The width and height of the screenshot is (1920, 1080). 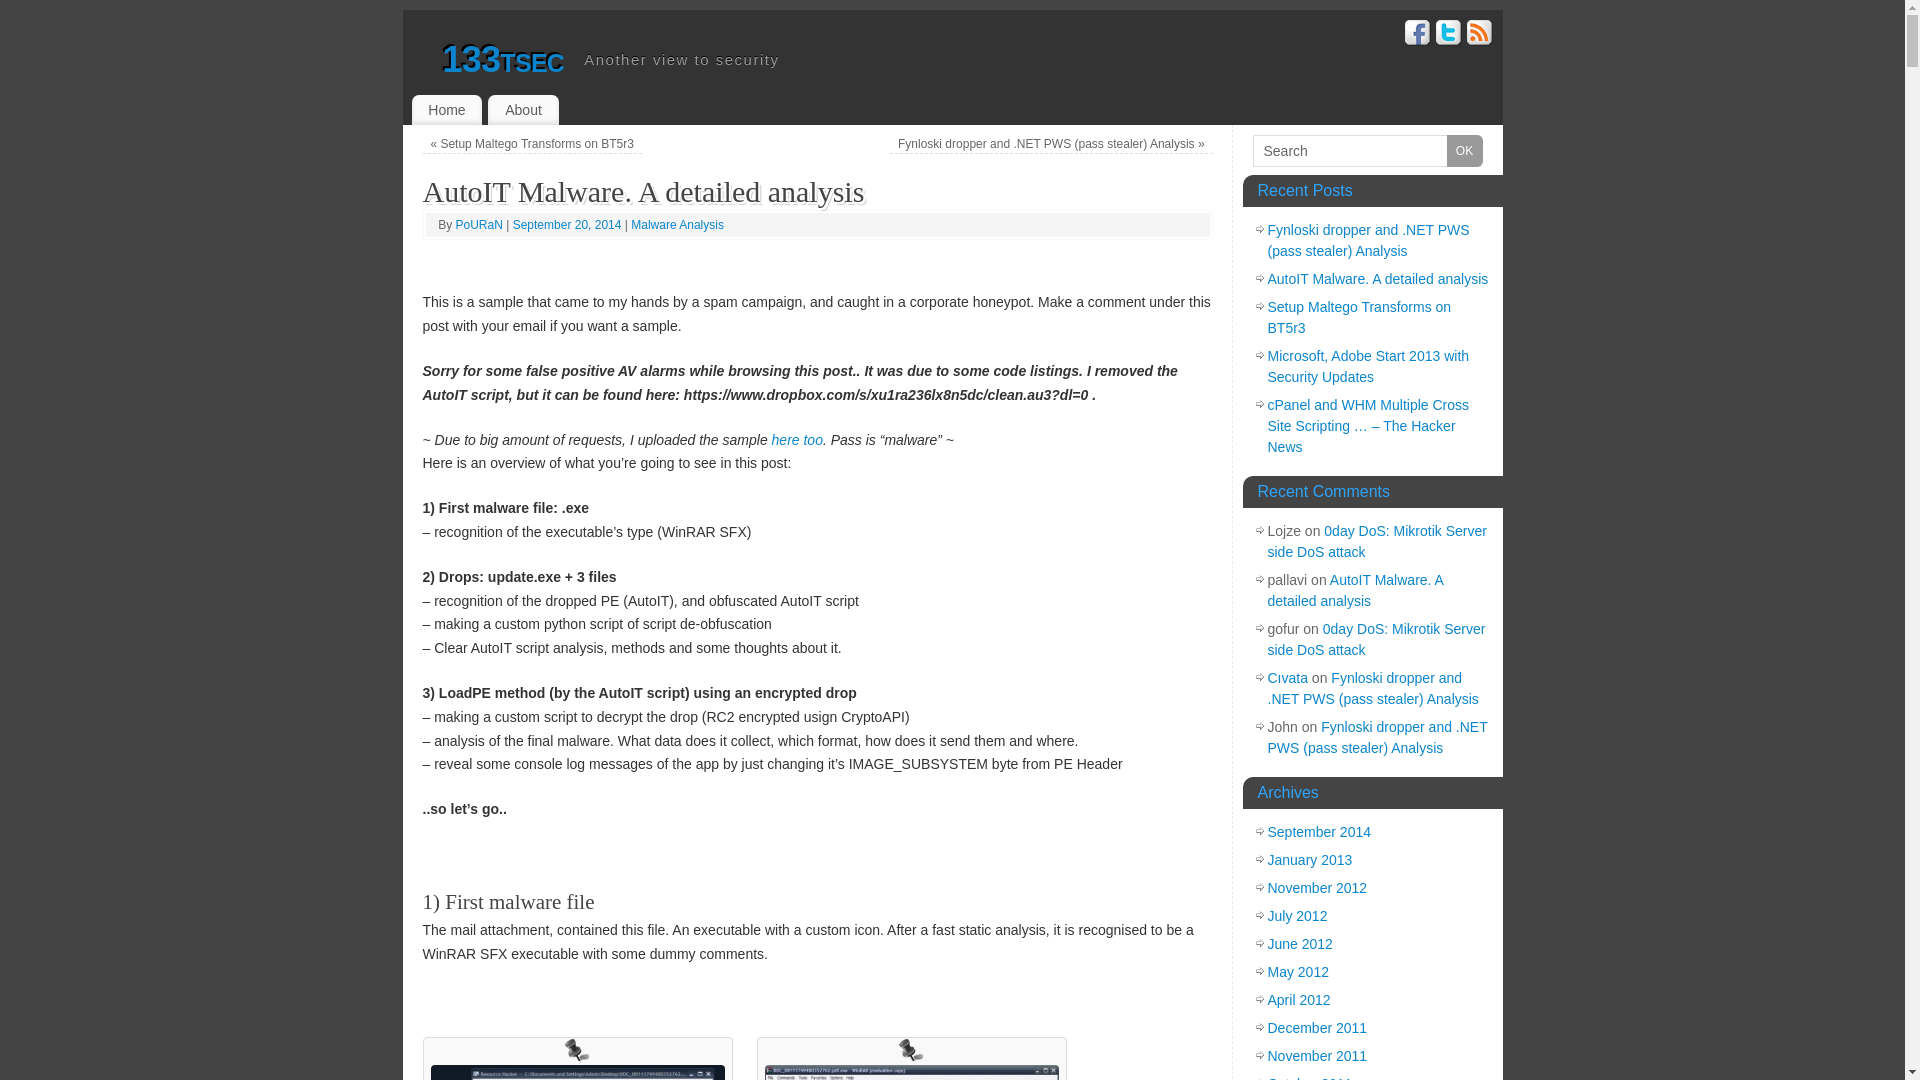 I want to click on 'June 2012', so click(x=1300, y=944).